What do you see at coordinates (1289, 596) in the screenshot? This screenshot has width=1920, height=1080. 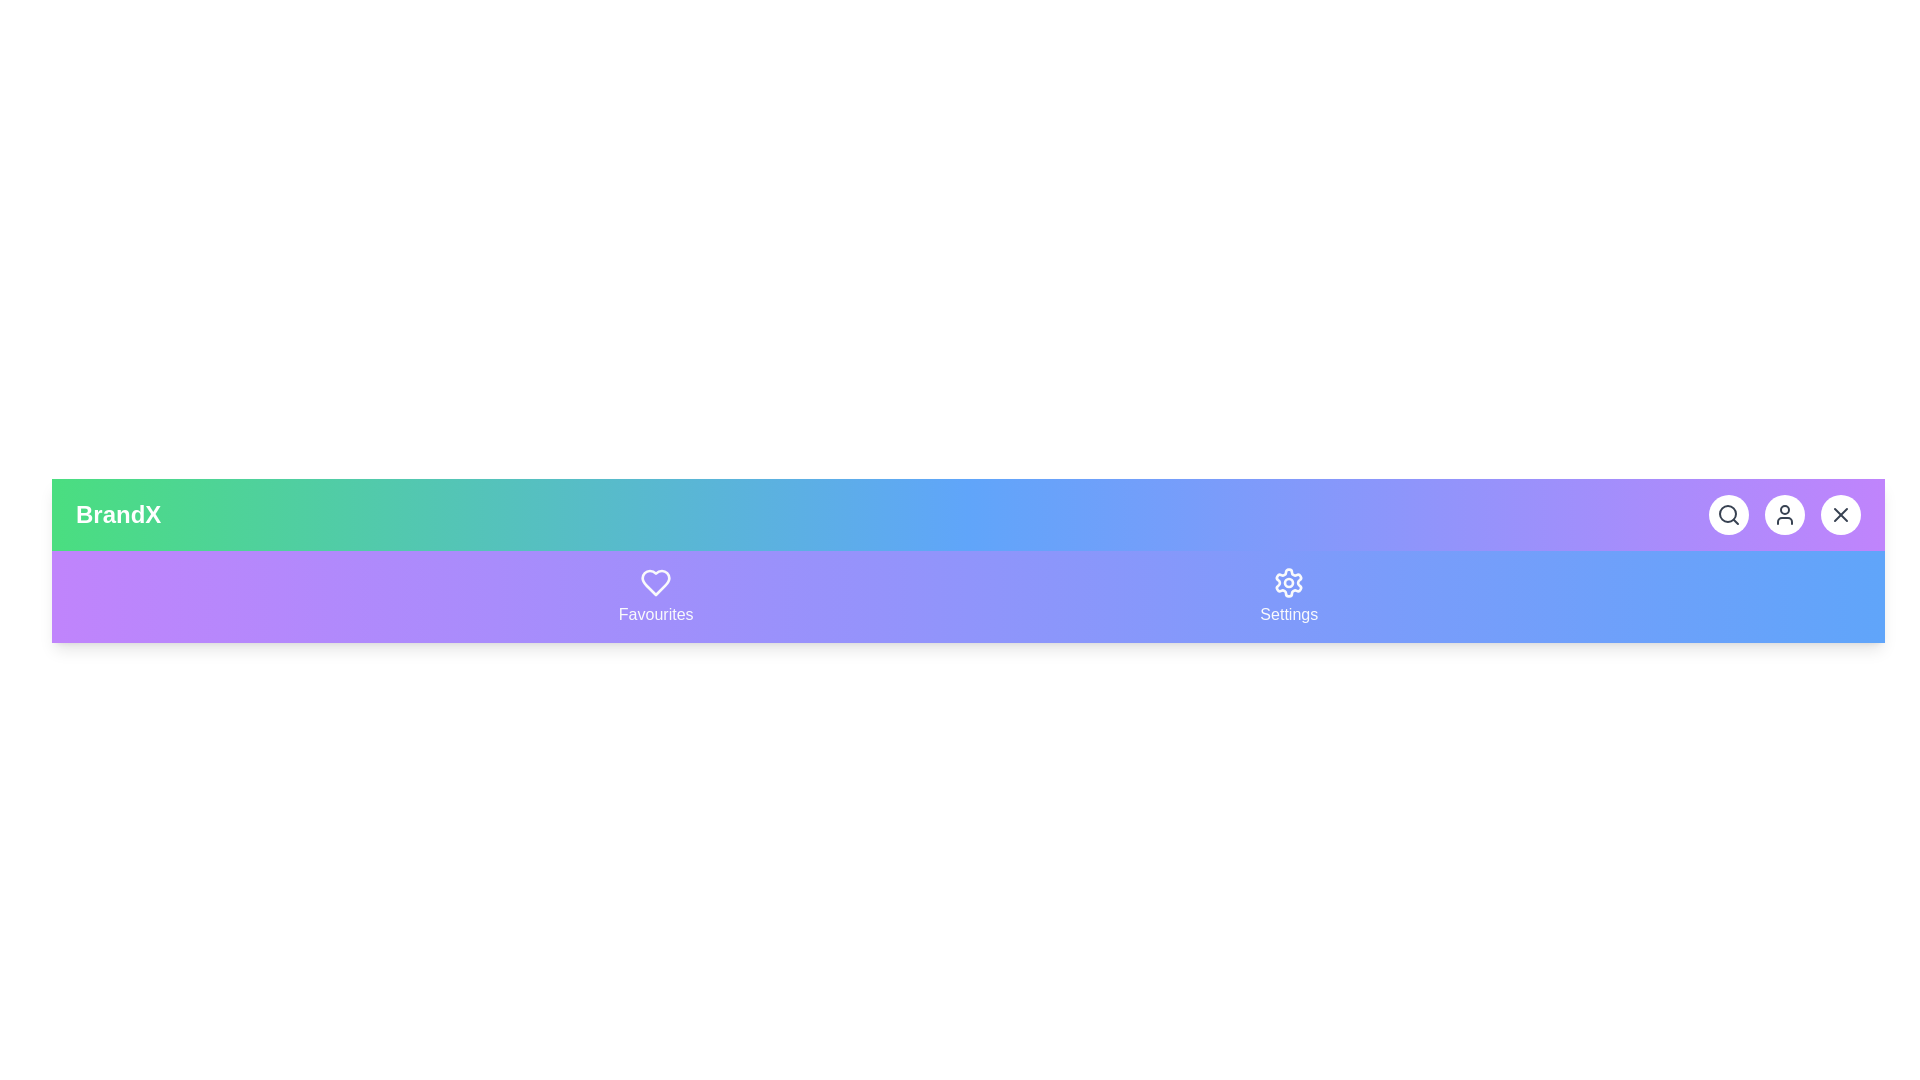 I see `the 'Settings' button in the menu` at bounding box center [1289, 596].